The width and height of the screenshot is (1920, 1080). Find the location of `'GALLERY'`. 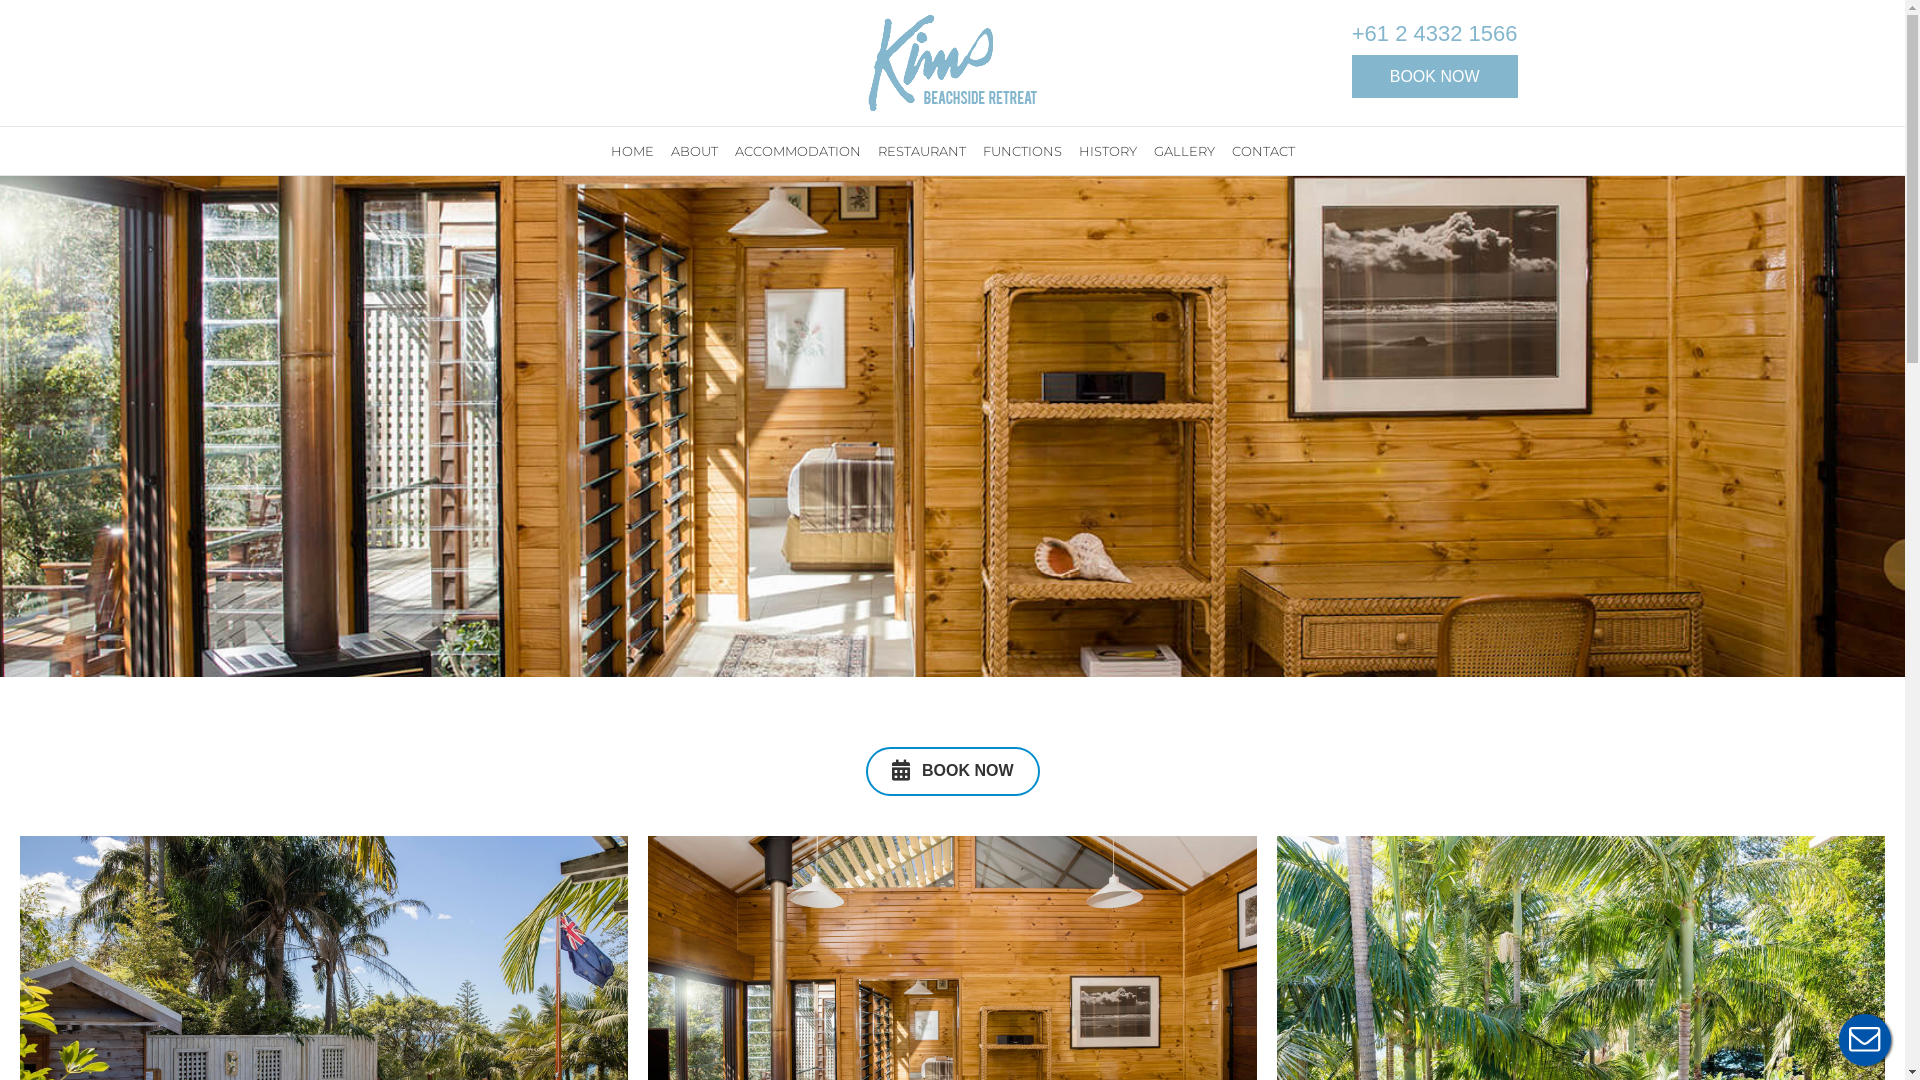

'GALLERY' is located at coordinates (1183, 149).